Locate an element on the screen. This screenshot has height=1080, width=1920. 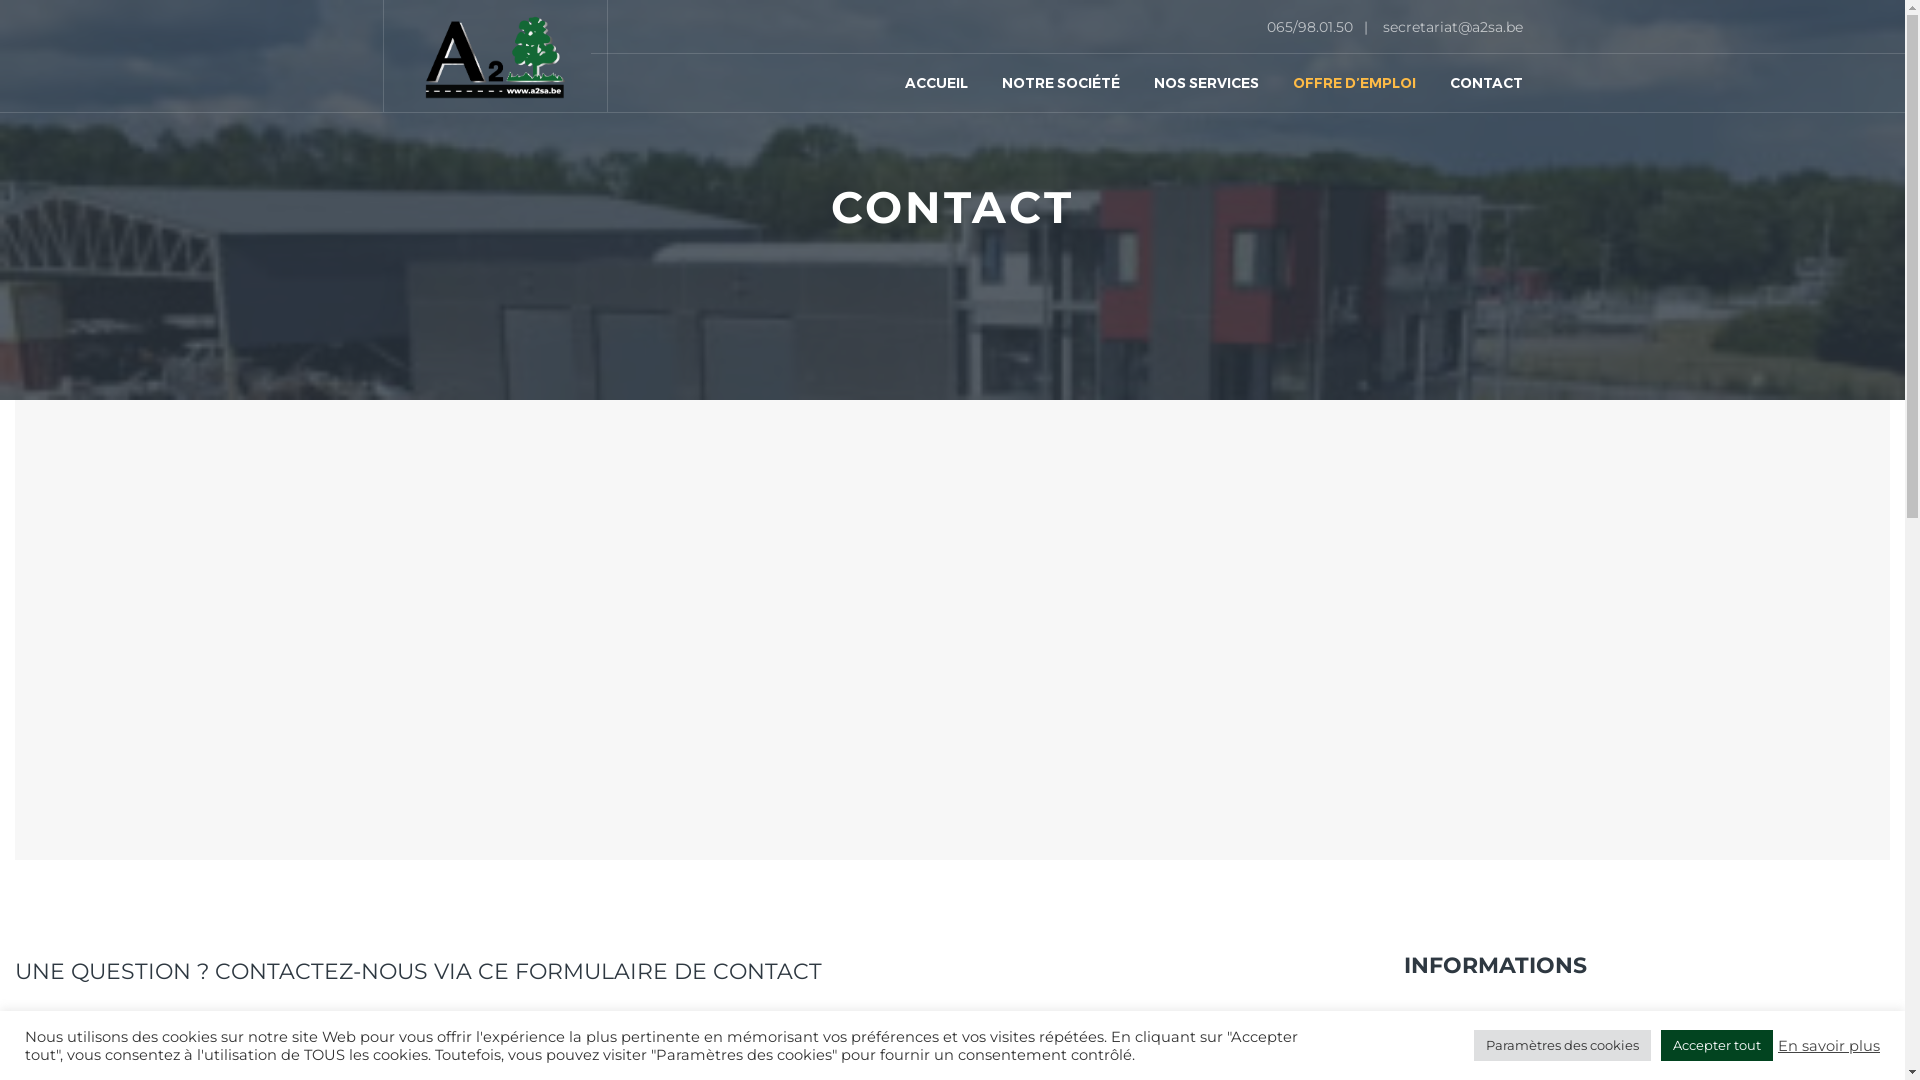
'NOS SERVICES' is located at coordinates (1137, 55).